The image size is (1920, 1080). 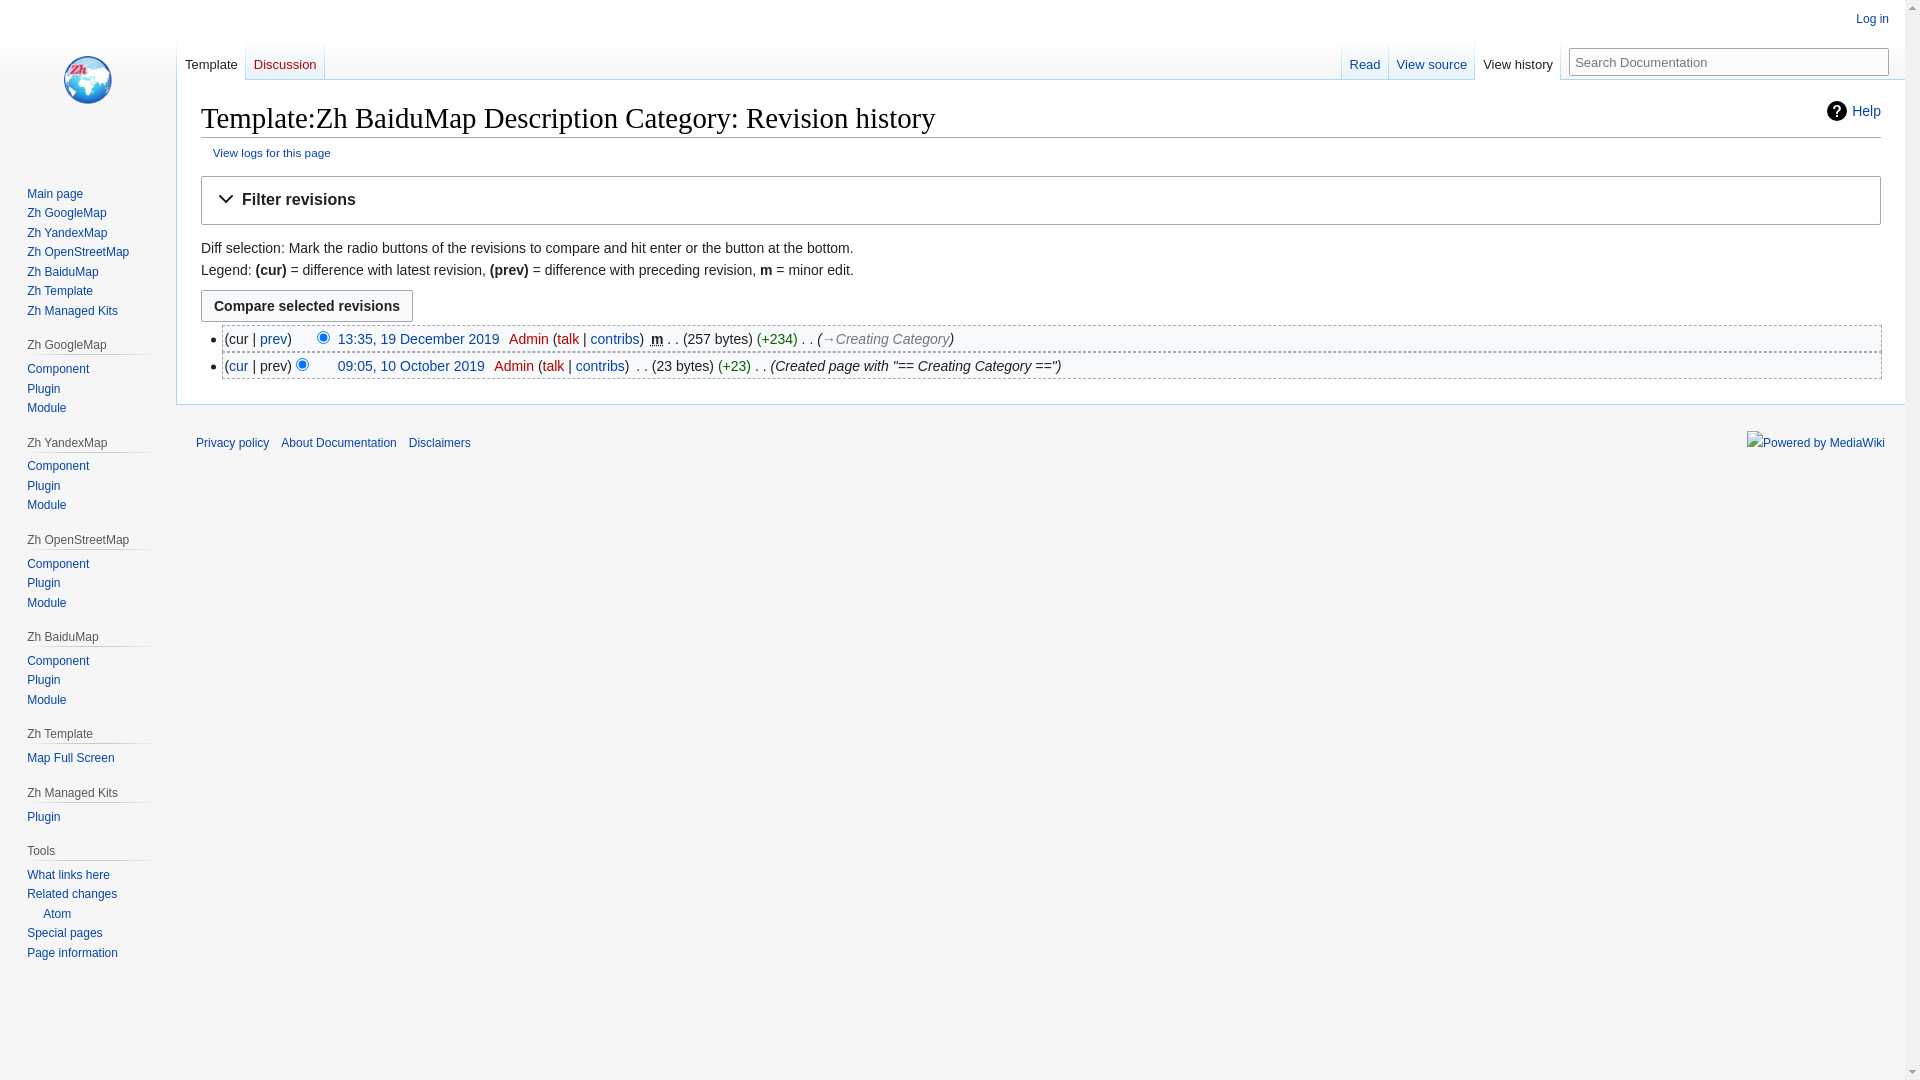 I want to click on 'Zh Managed Kits', so click(x=72, y=311).